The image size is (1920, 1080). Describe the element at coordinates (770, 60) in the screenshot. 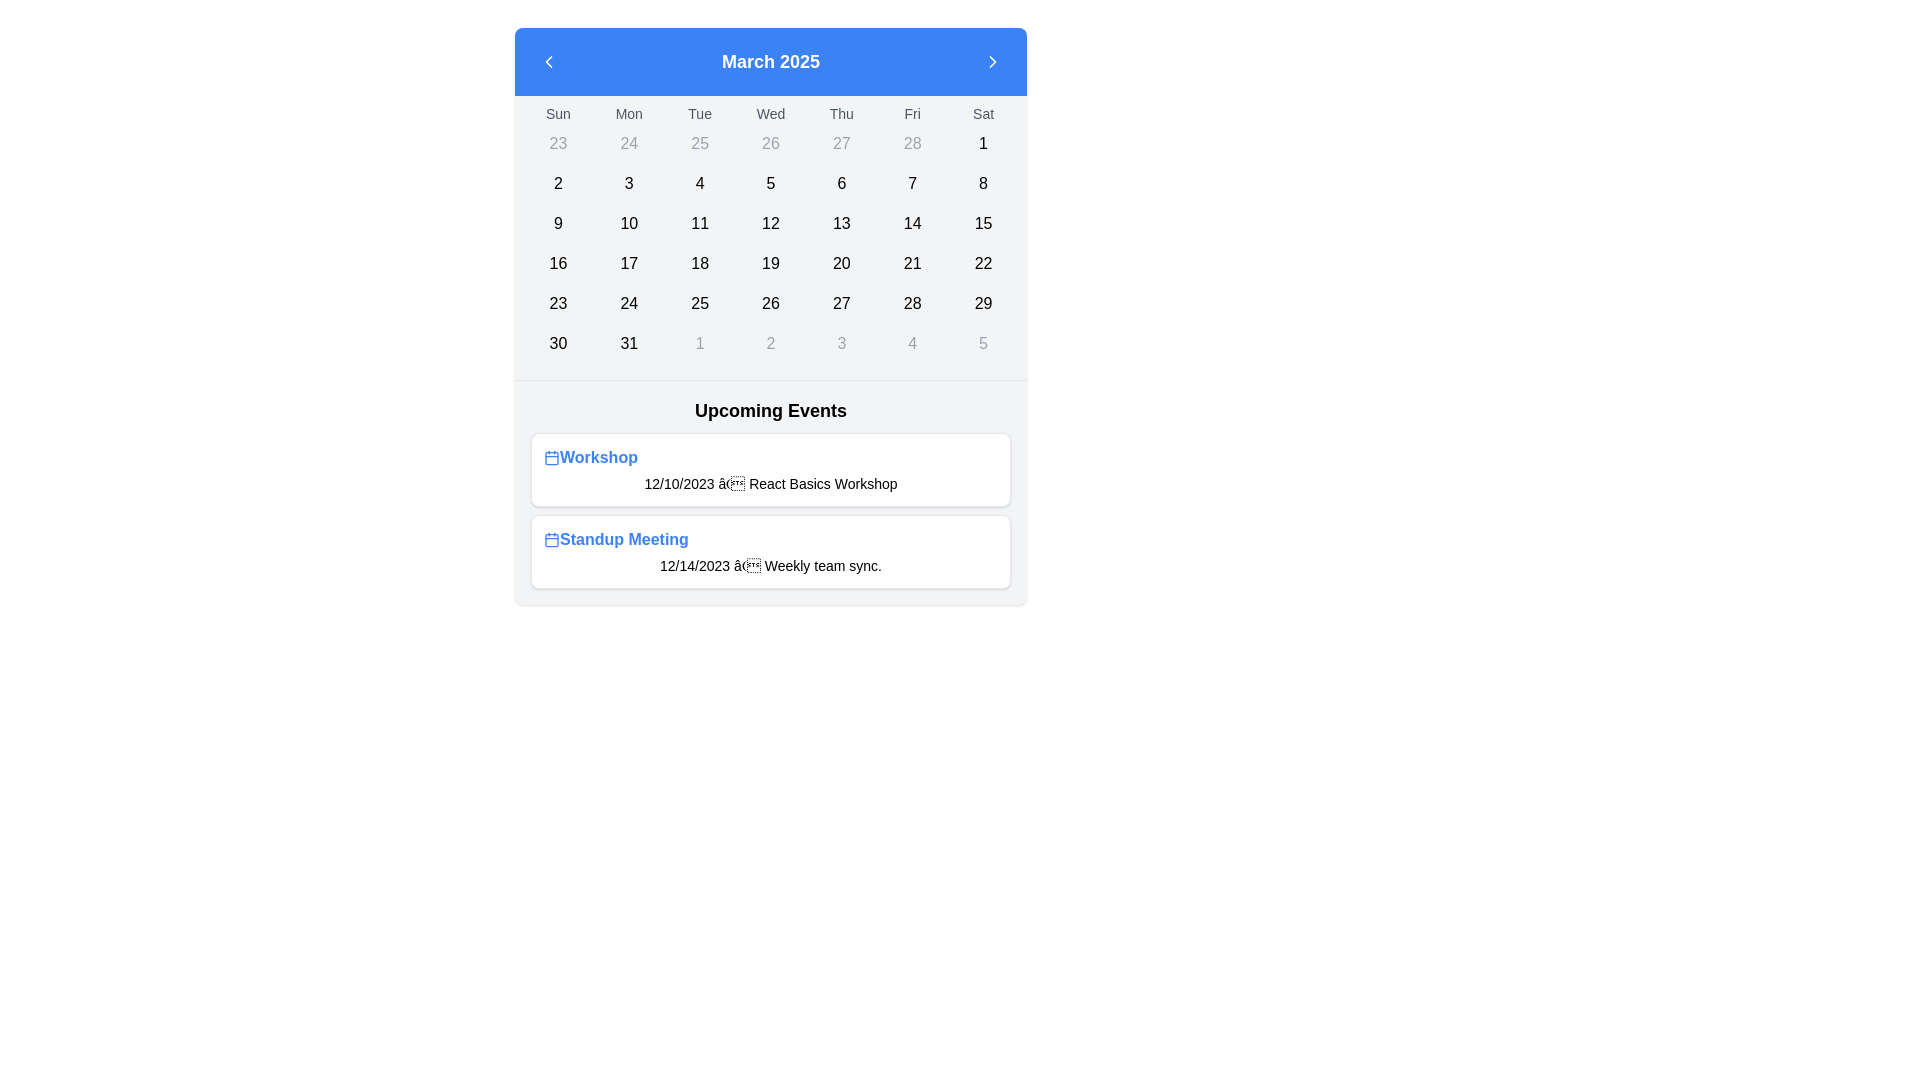

I see `the static text label indicating the current month and year in the calendar view, located centrally in the header area of the blue section` at that location.